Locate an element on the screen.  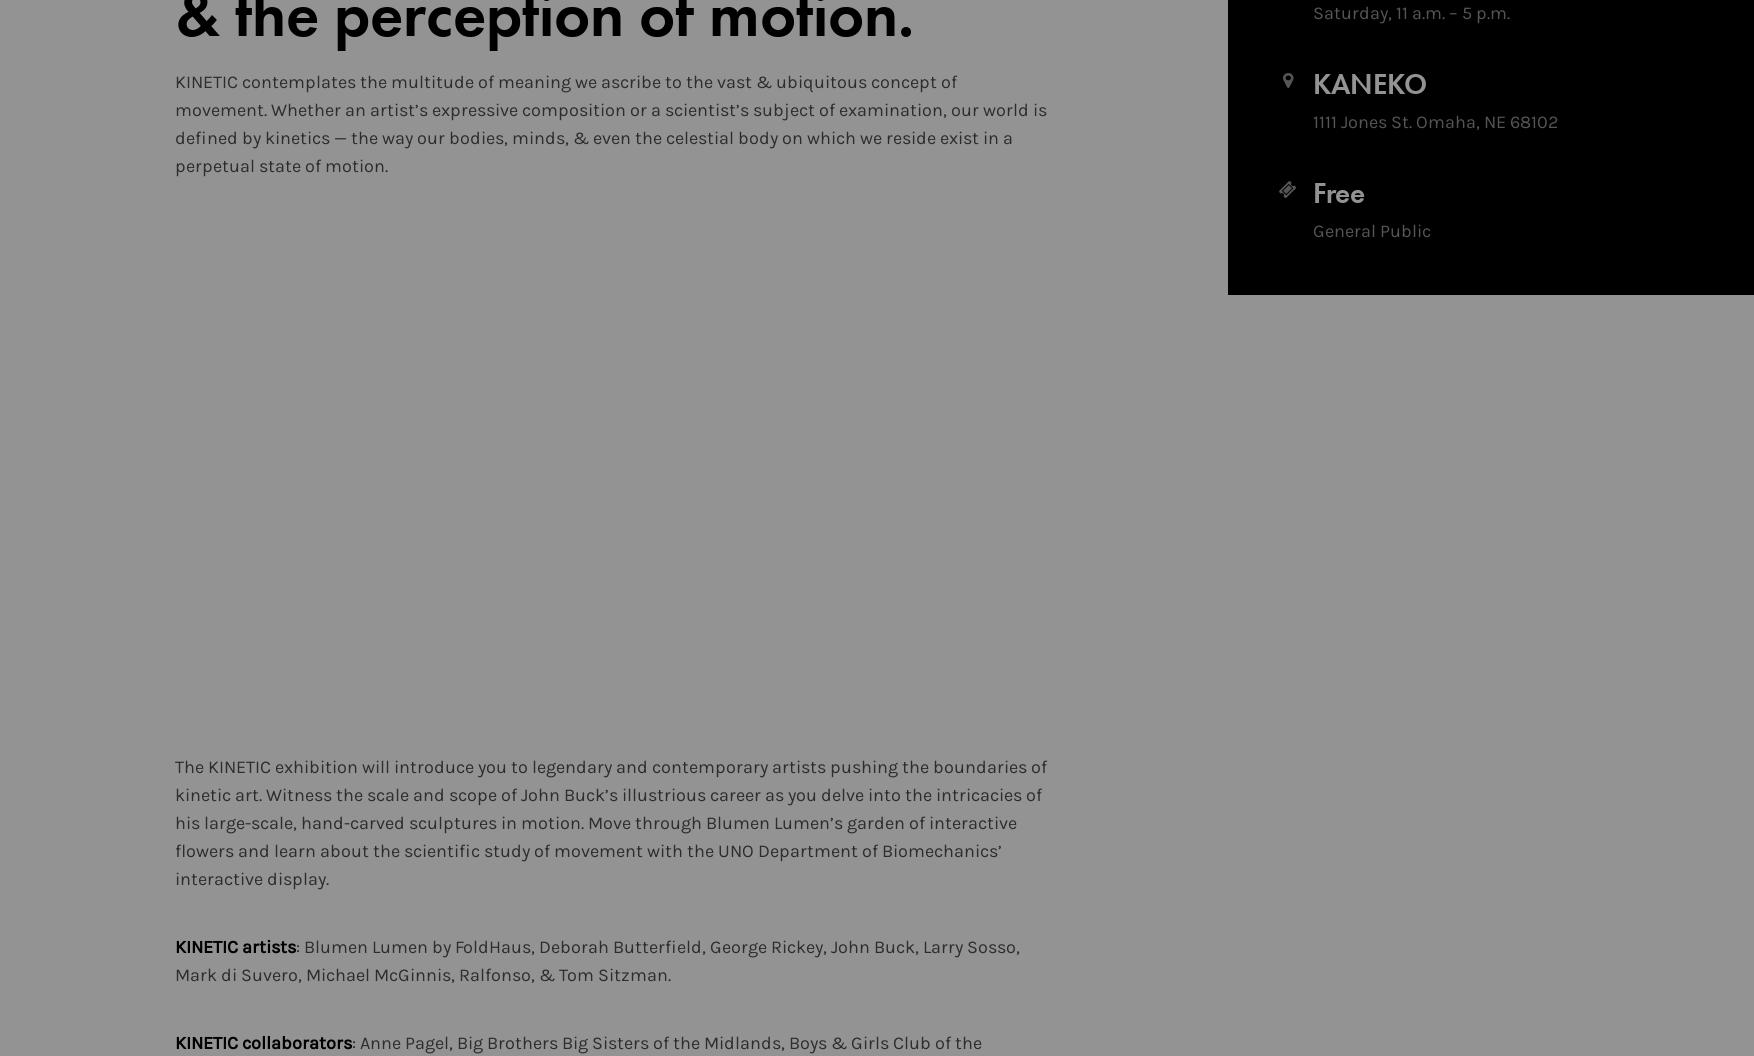
'1111 Jones St. Omaha, NE 68102' is located at coordinates (1311, 120).